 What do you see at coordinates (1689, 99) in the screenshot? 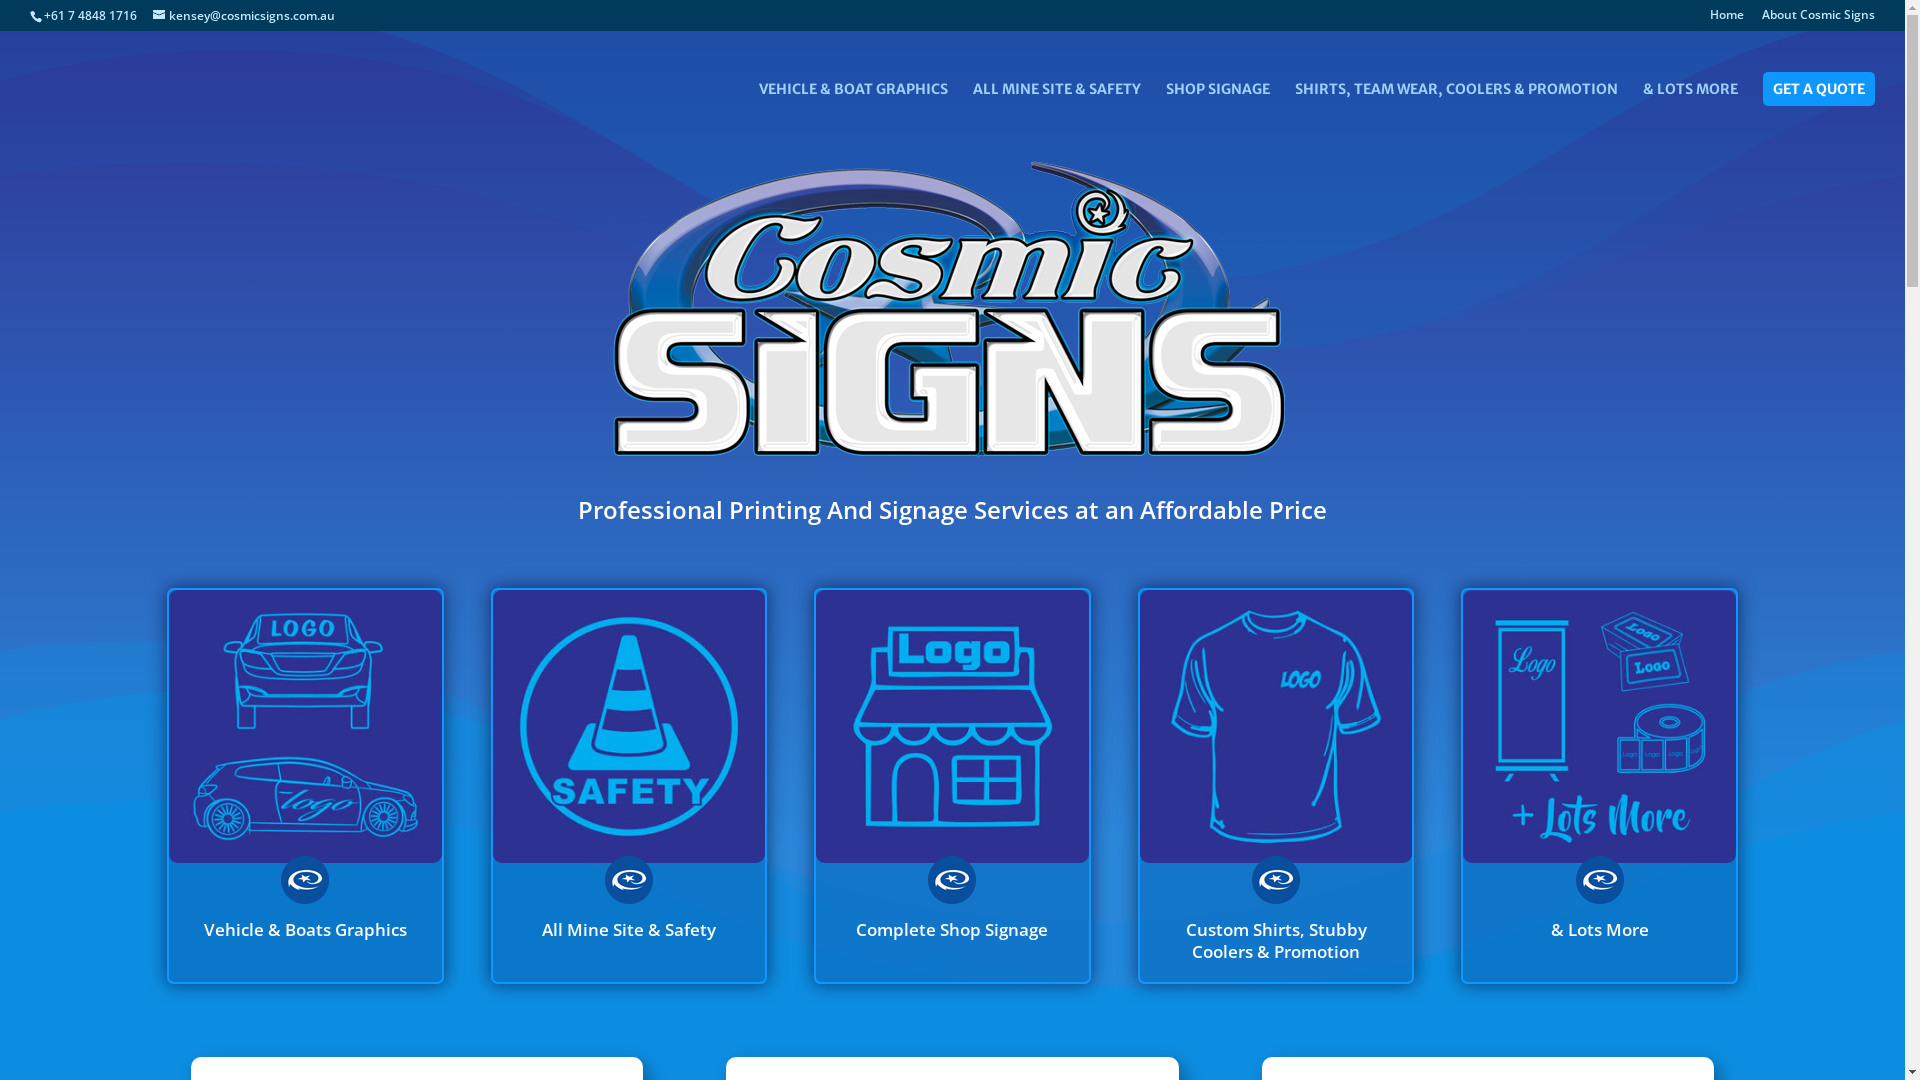
I see `'& LOTS MORE'` at bounding box center [1689, 99].